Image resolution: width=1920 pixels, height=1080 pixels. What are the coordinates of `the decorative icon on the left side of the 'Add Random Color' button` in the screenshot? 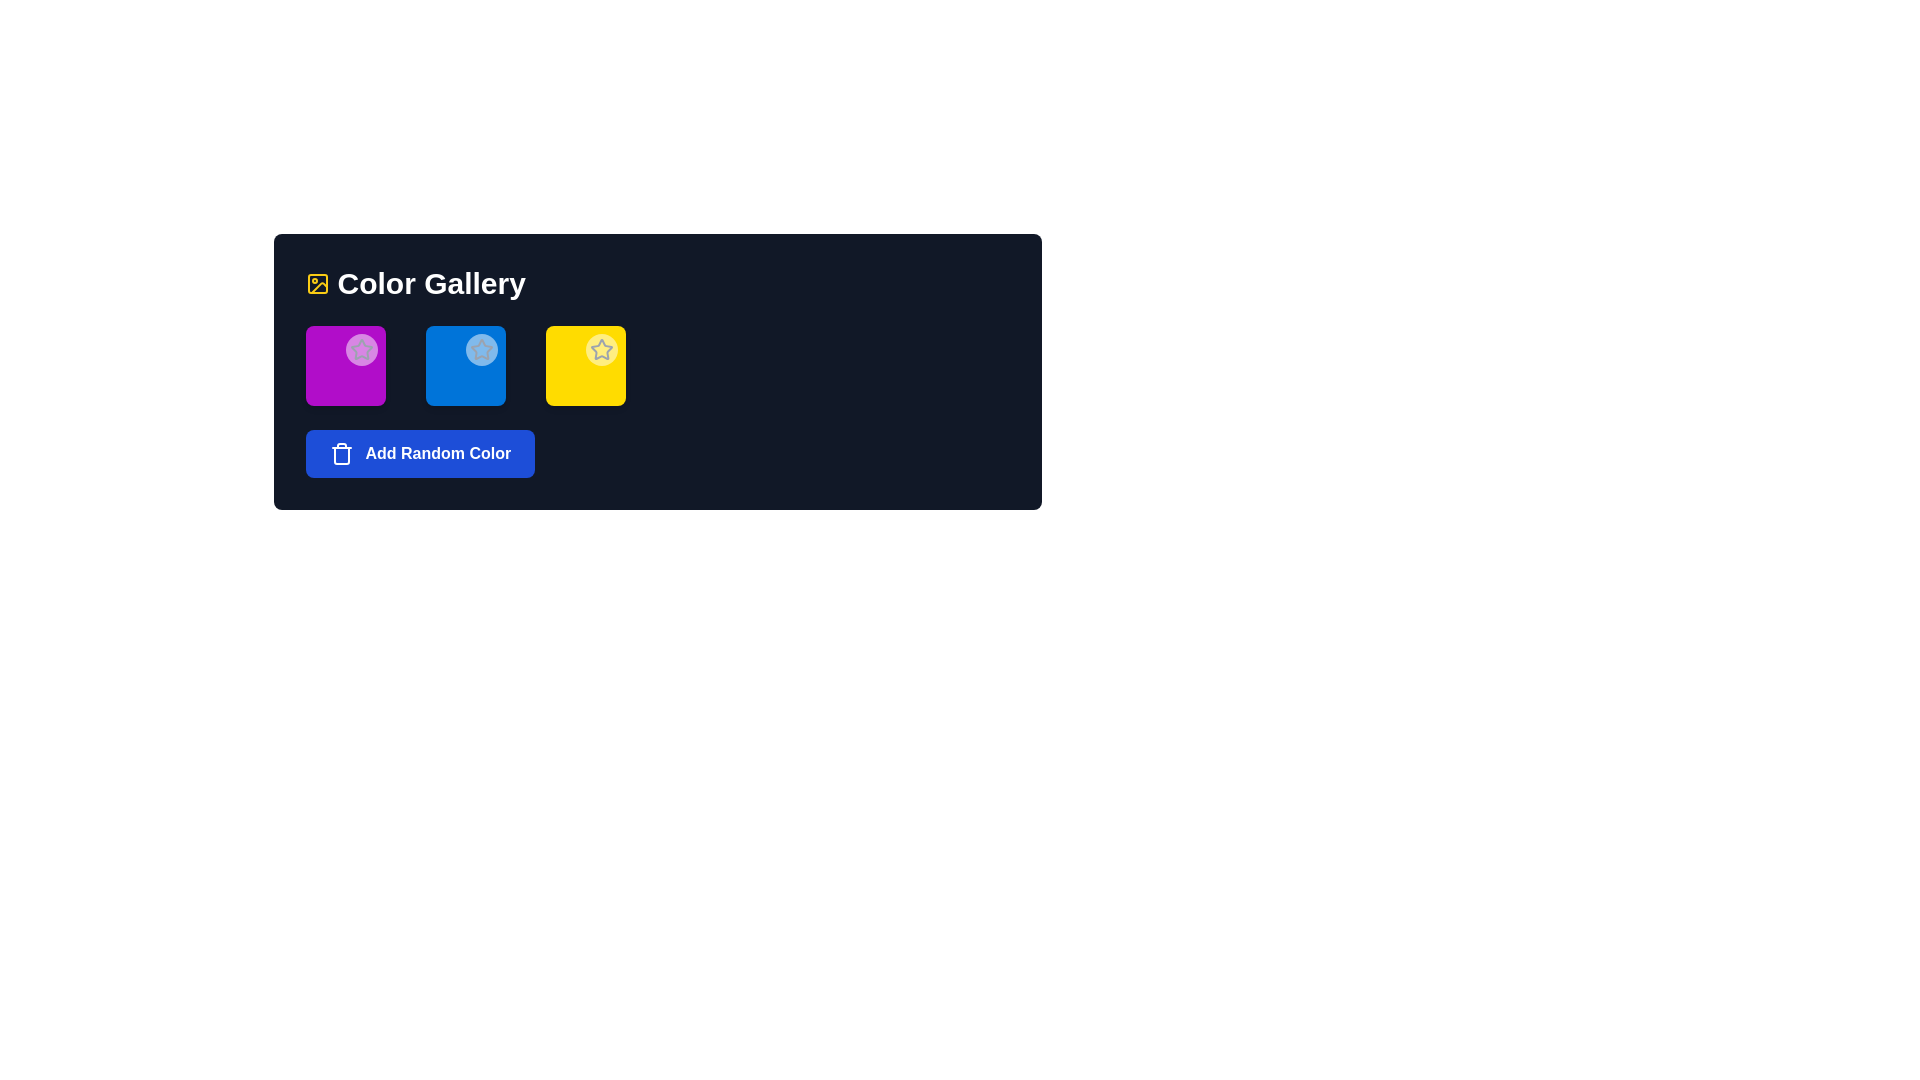 It's located at (341, 454).